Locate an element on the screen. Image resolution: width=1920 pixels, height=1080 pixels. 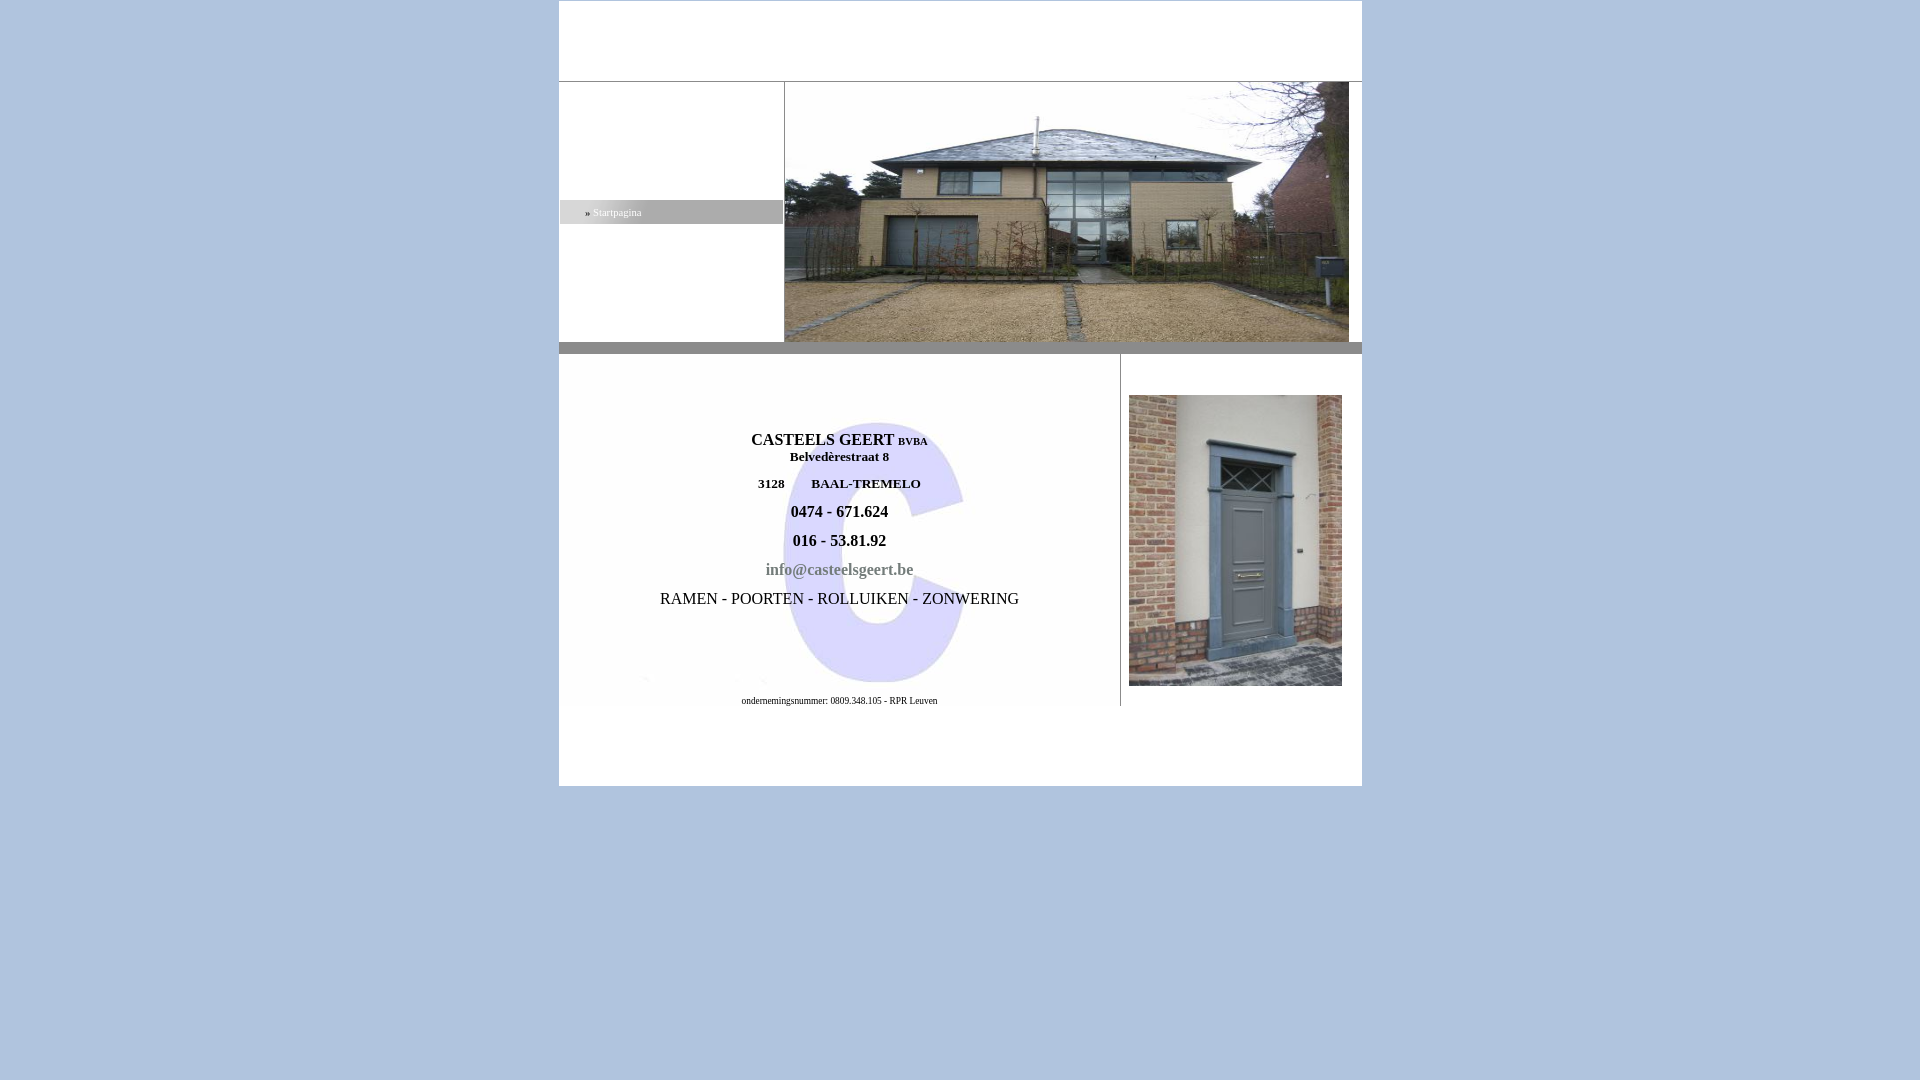
'Startpagina' is located at coordinates (616, 211).